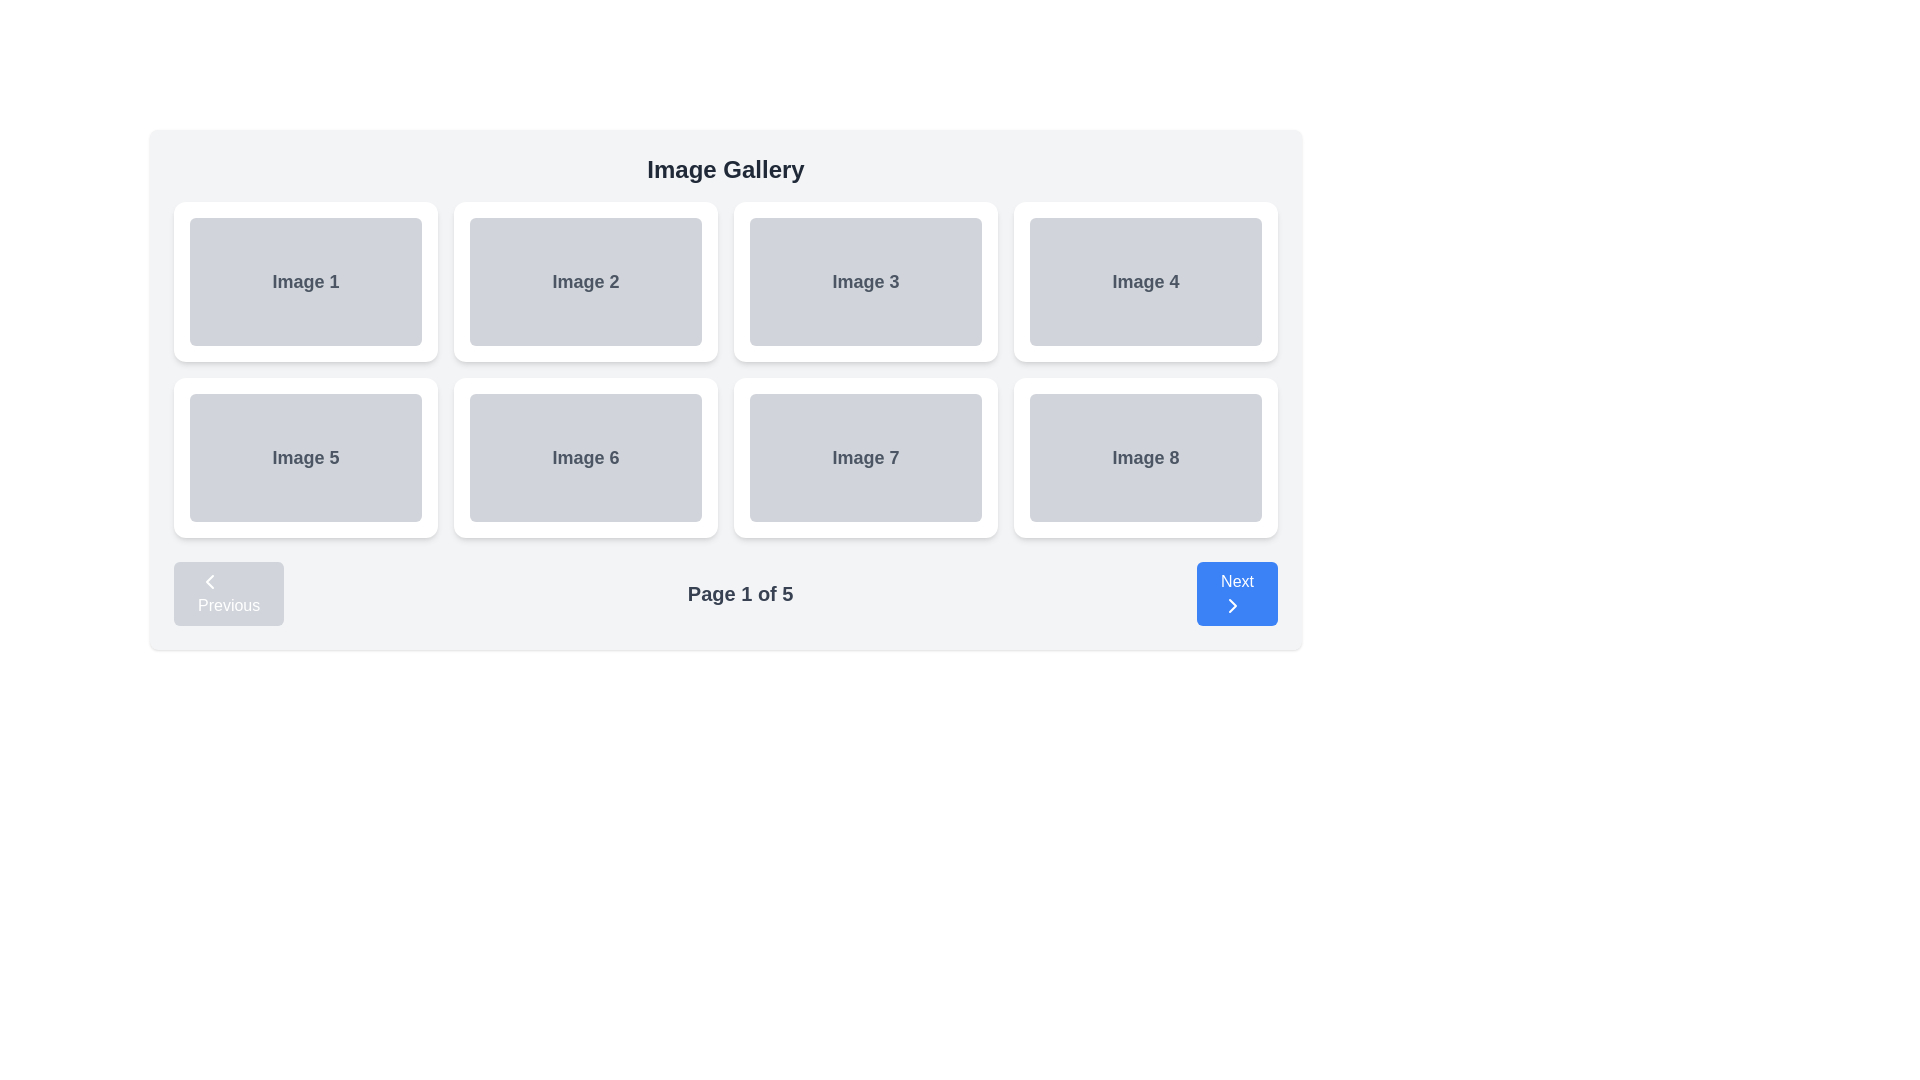 The height and width of the screenshot is (1080, 1920). I want to click on the gallery item labeled 'Image 1' in the first row and first column of the grid, so click(305, 281).